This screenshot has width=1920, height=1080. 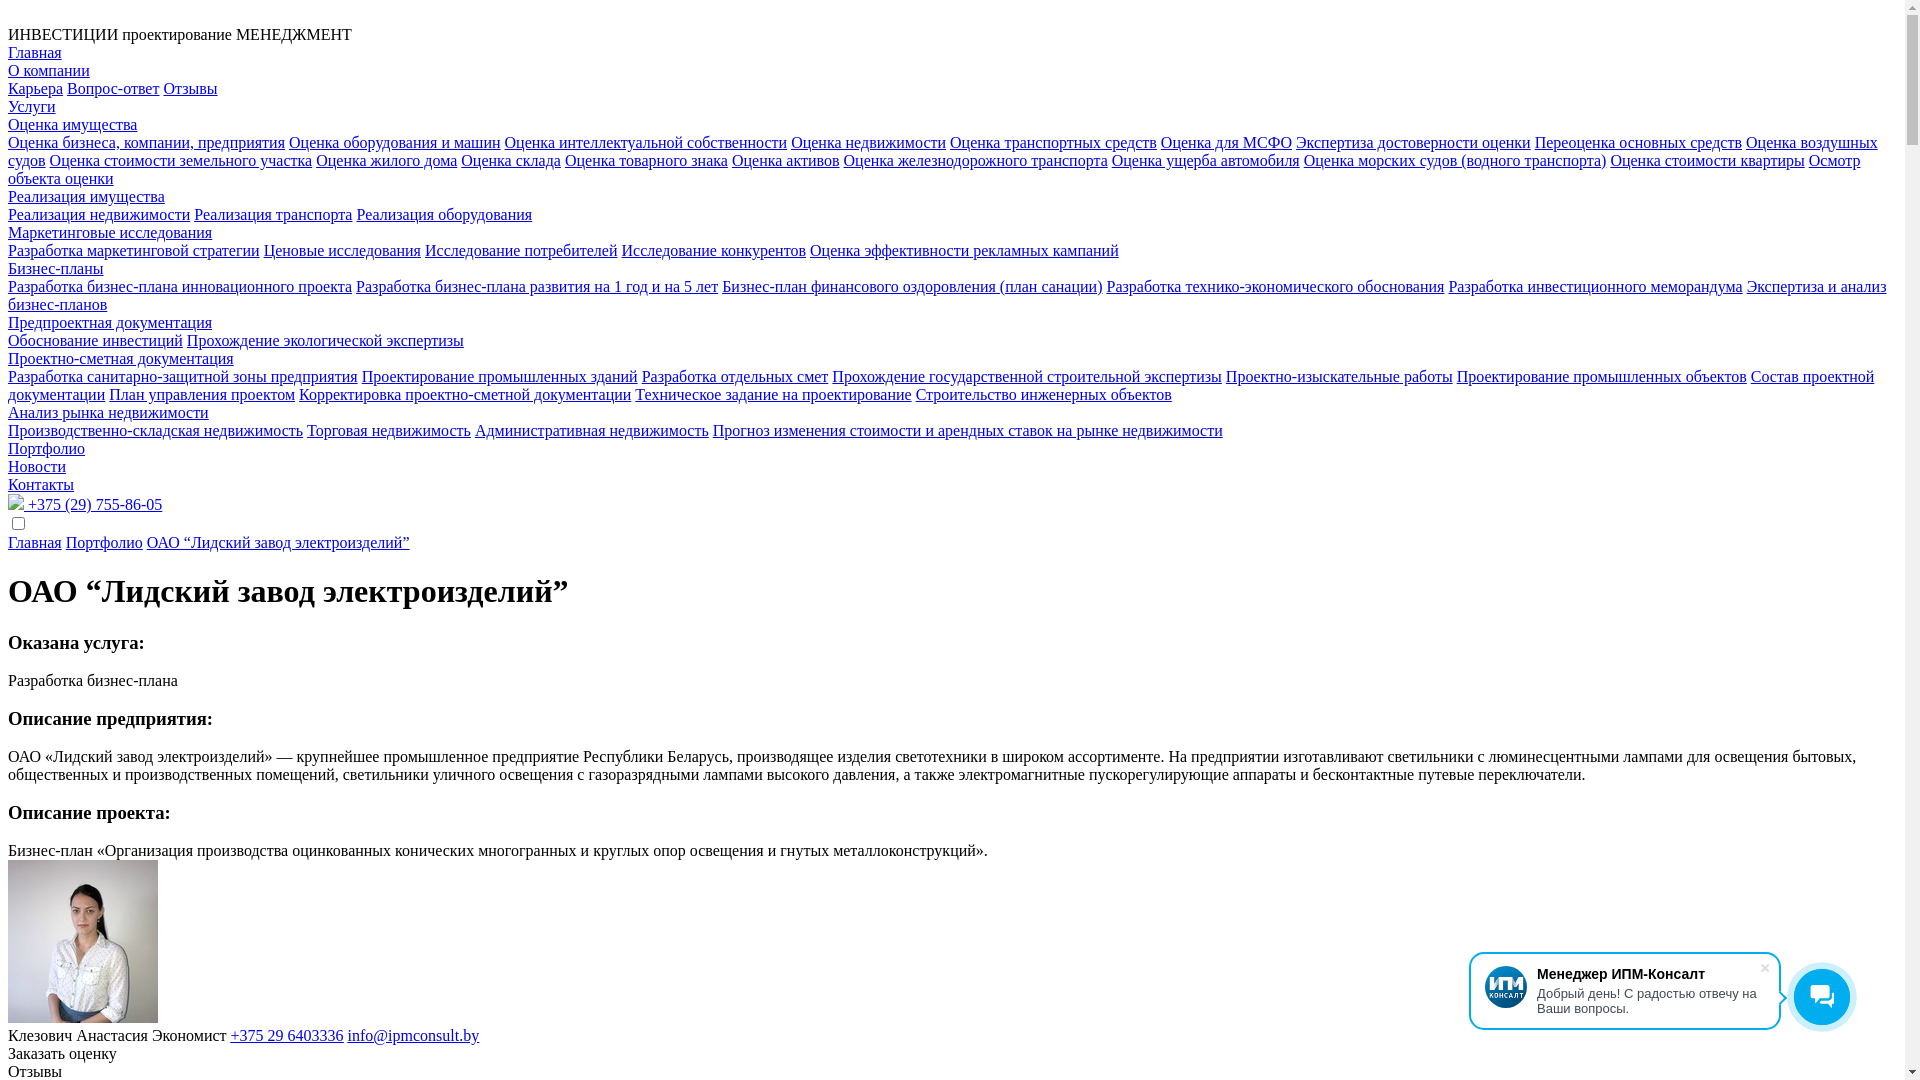 What do you see at coordinates (412, 1035) in the screenshot?
I see `'info@ipmconsult.by'` at bounding box center [412, 1035].